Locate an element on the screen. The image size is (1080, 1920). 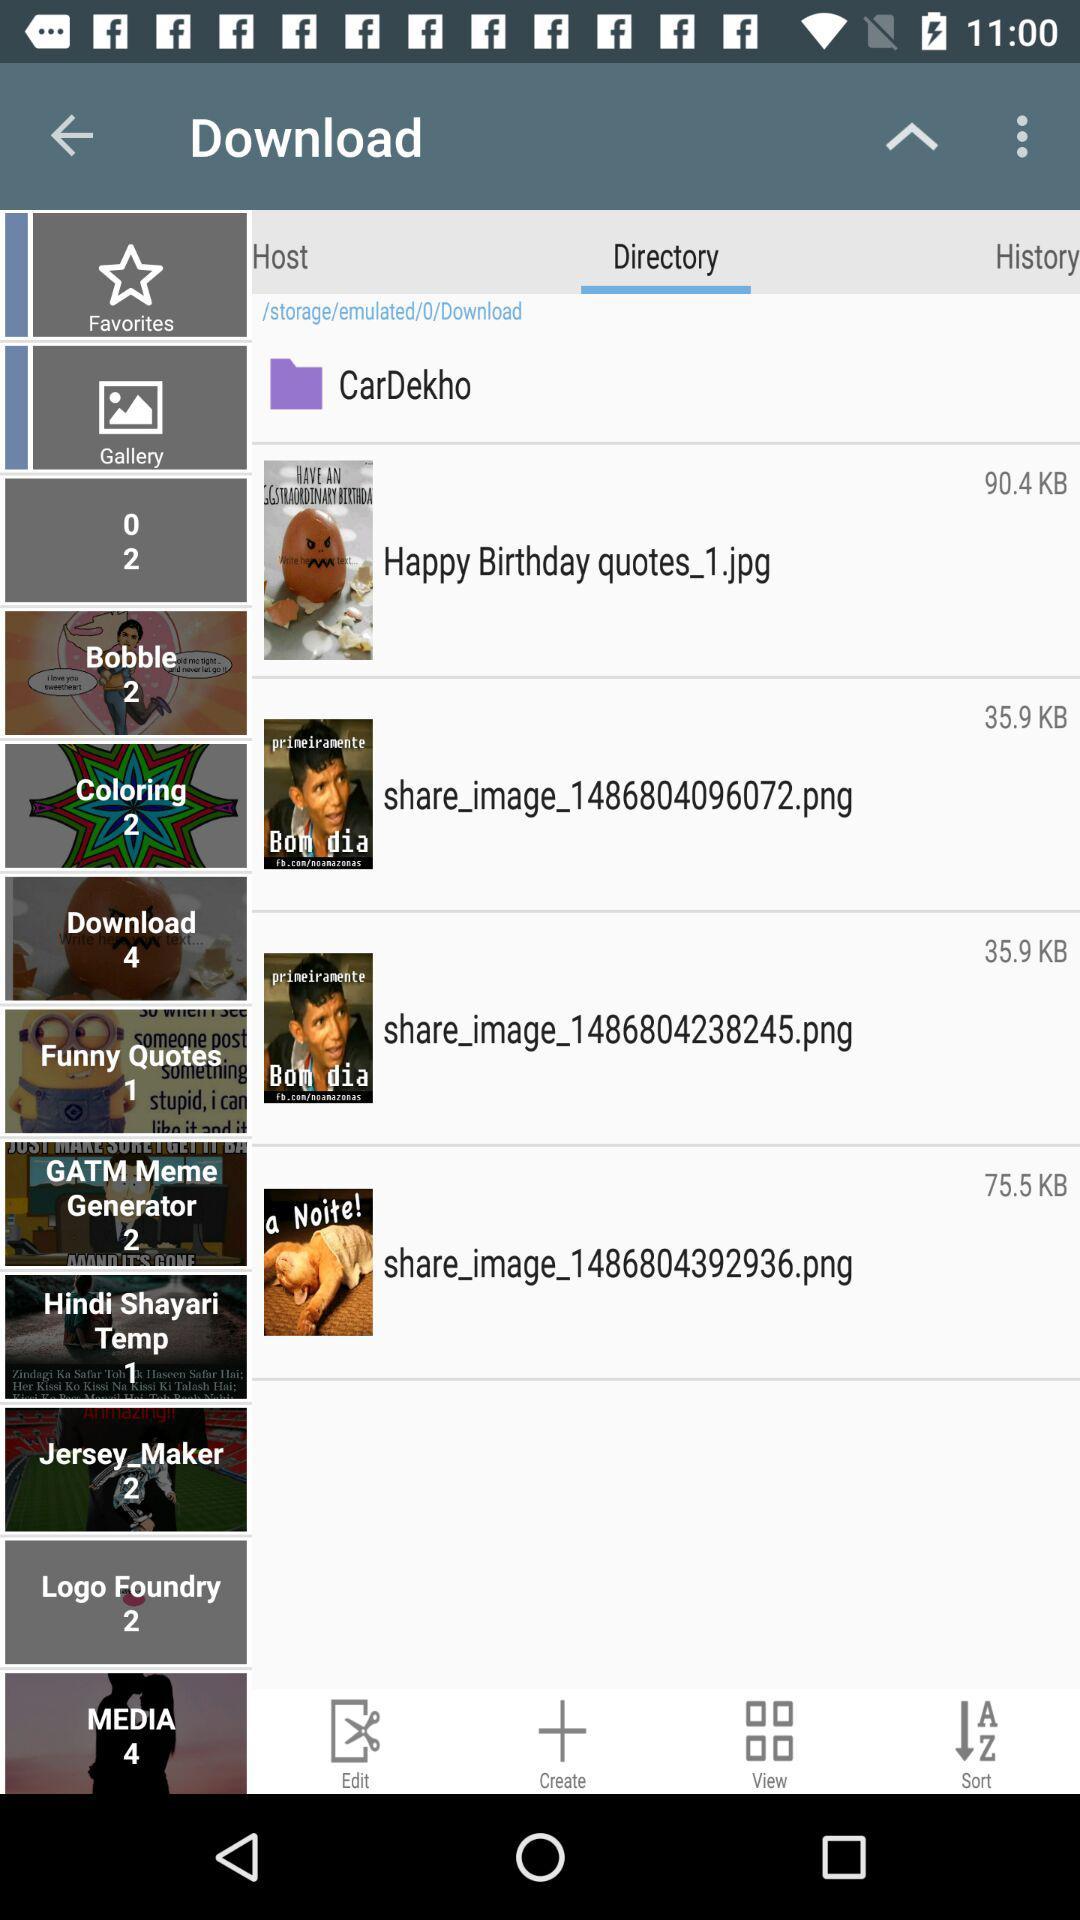
the cardekho item is located at coordinates (697, 383).